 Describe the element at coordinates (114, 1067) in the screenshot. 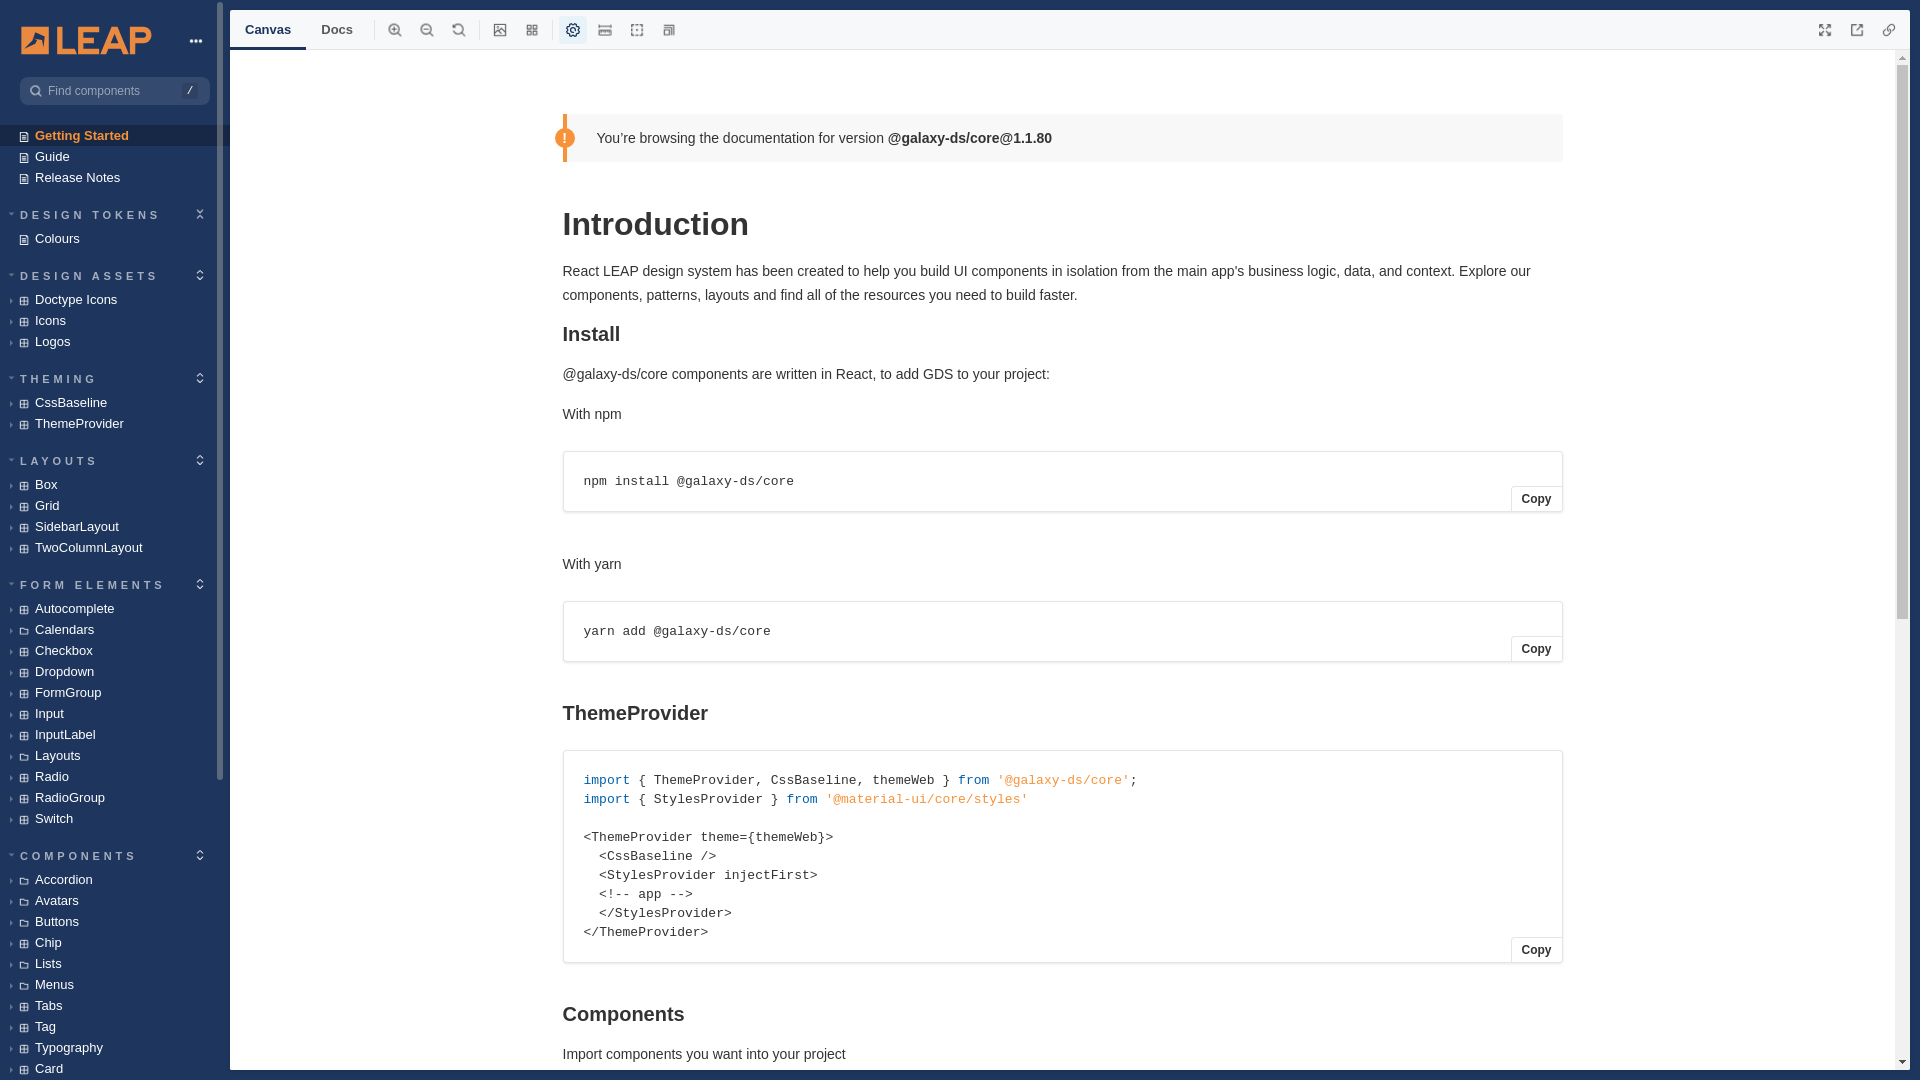

I see `'Card'` at that location.